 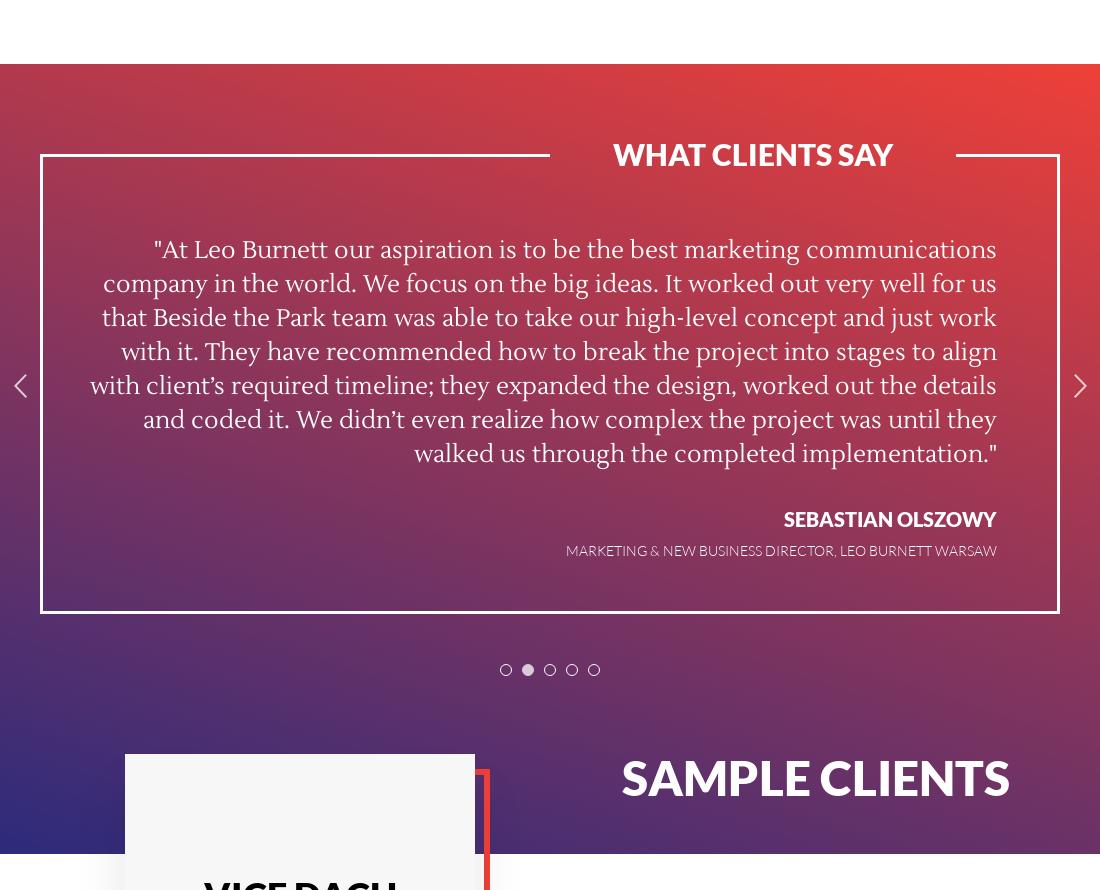 What do you see at coordinates (570, 671) in the screenshot?
I see `'4'` at bounding box center [570, 671].